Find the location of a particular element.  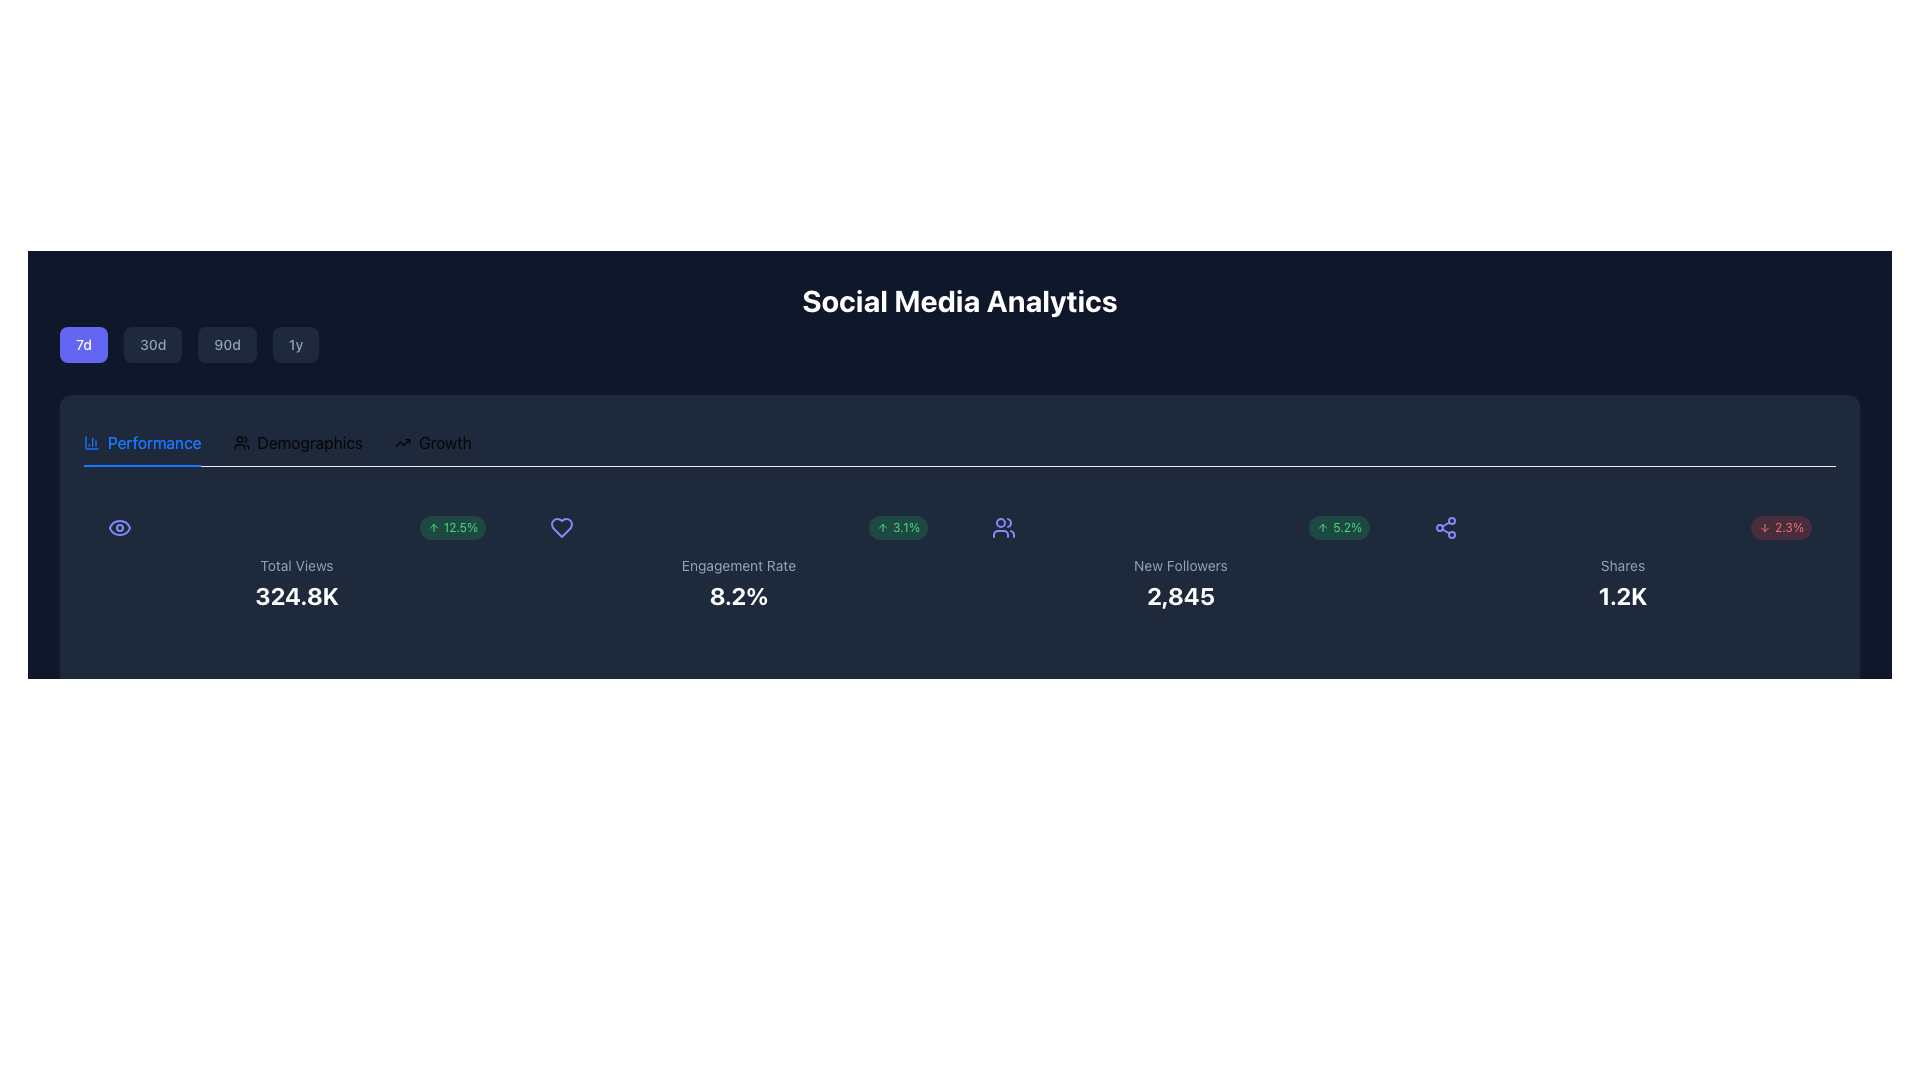

the 'Demographics' tab in the upper navigation bar is located at coordinates (297, 442).